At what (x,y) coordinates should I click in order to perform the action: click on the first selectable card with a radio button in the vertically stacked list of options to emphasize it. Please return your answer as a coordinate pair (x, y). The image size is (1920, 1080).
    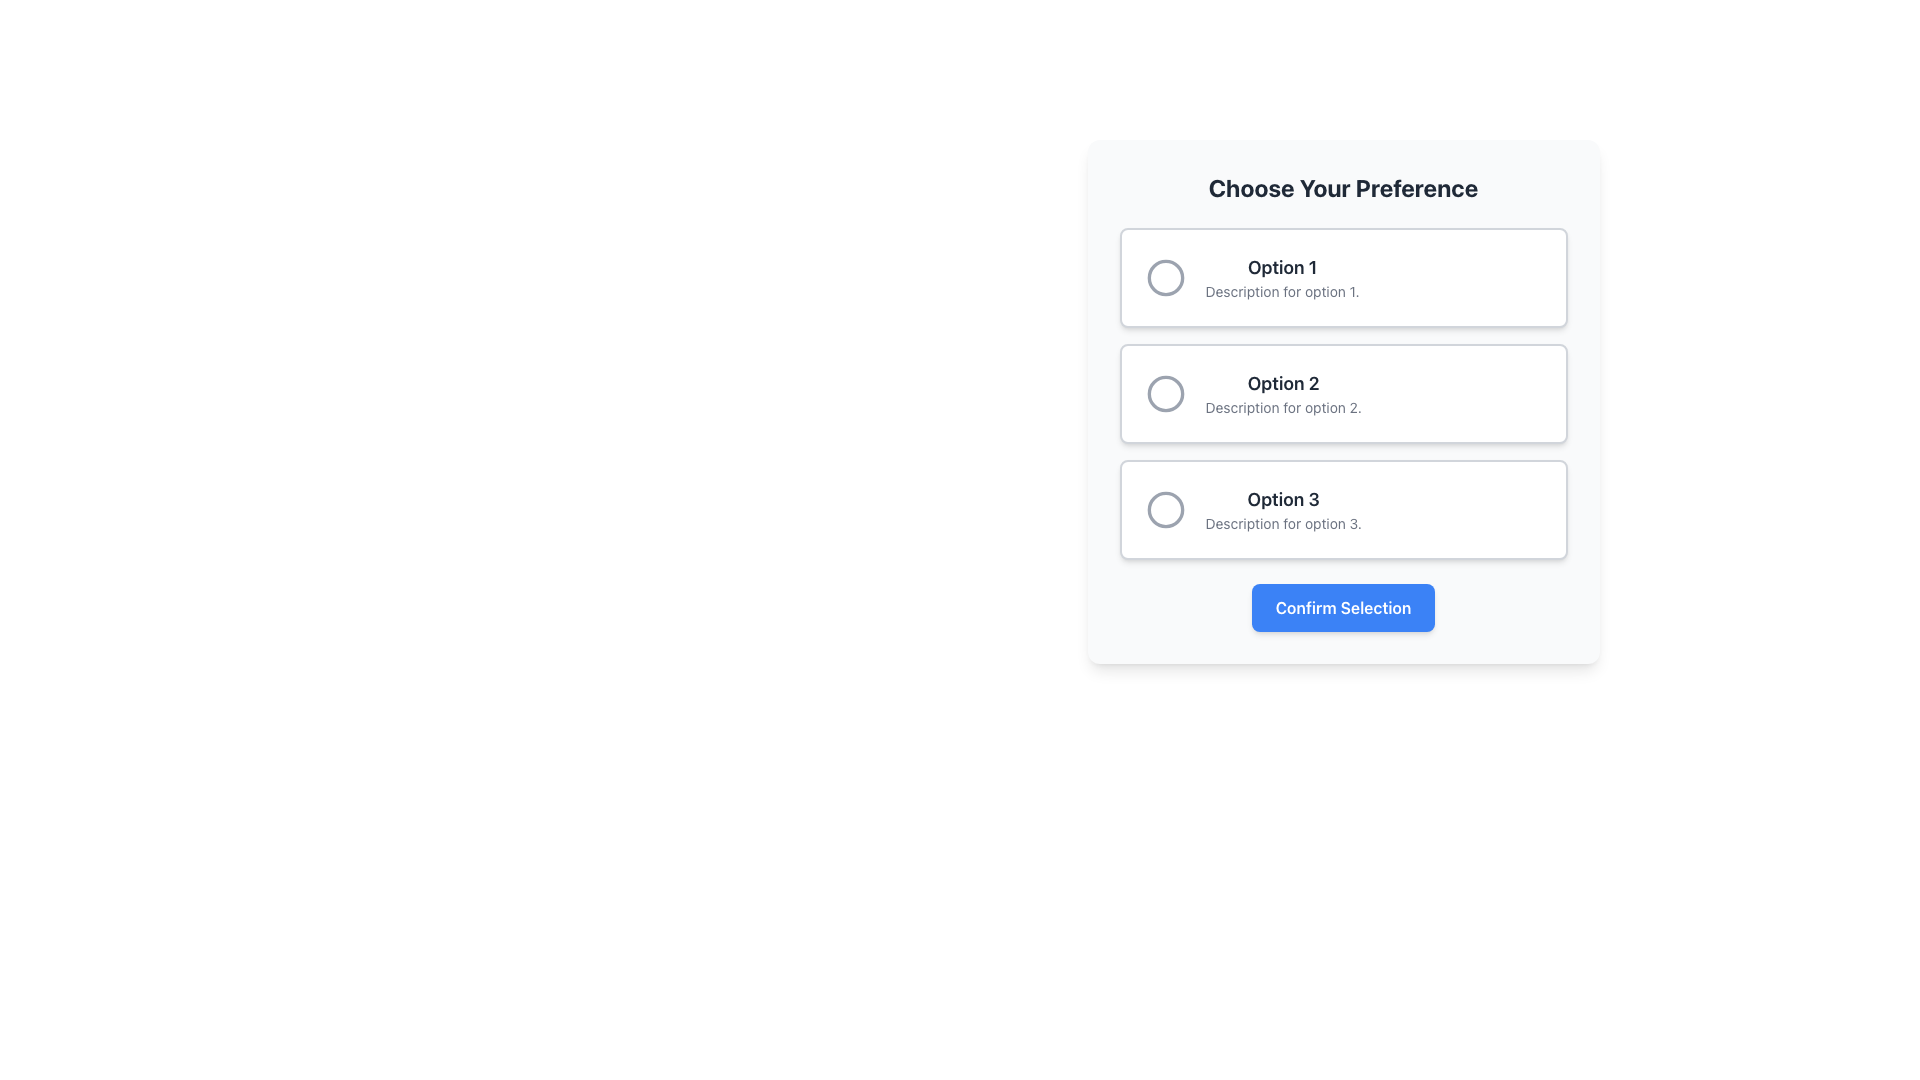
    Looking at the image, I should click on (1343, 277).